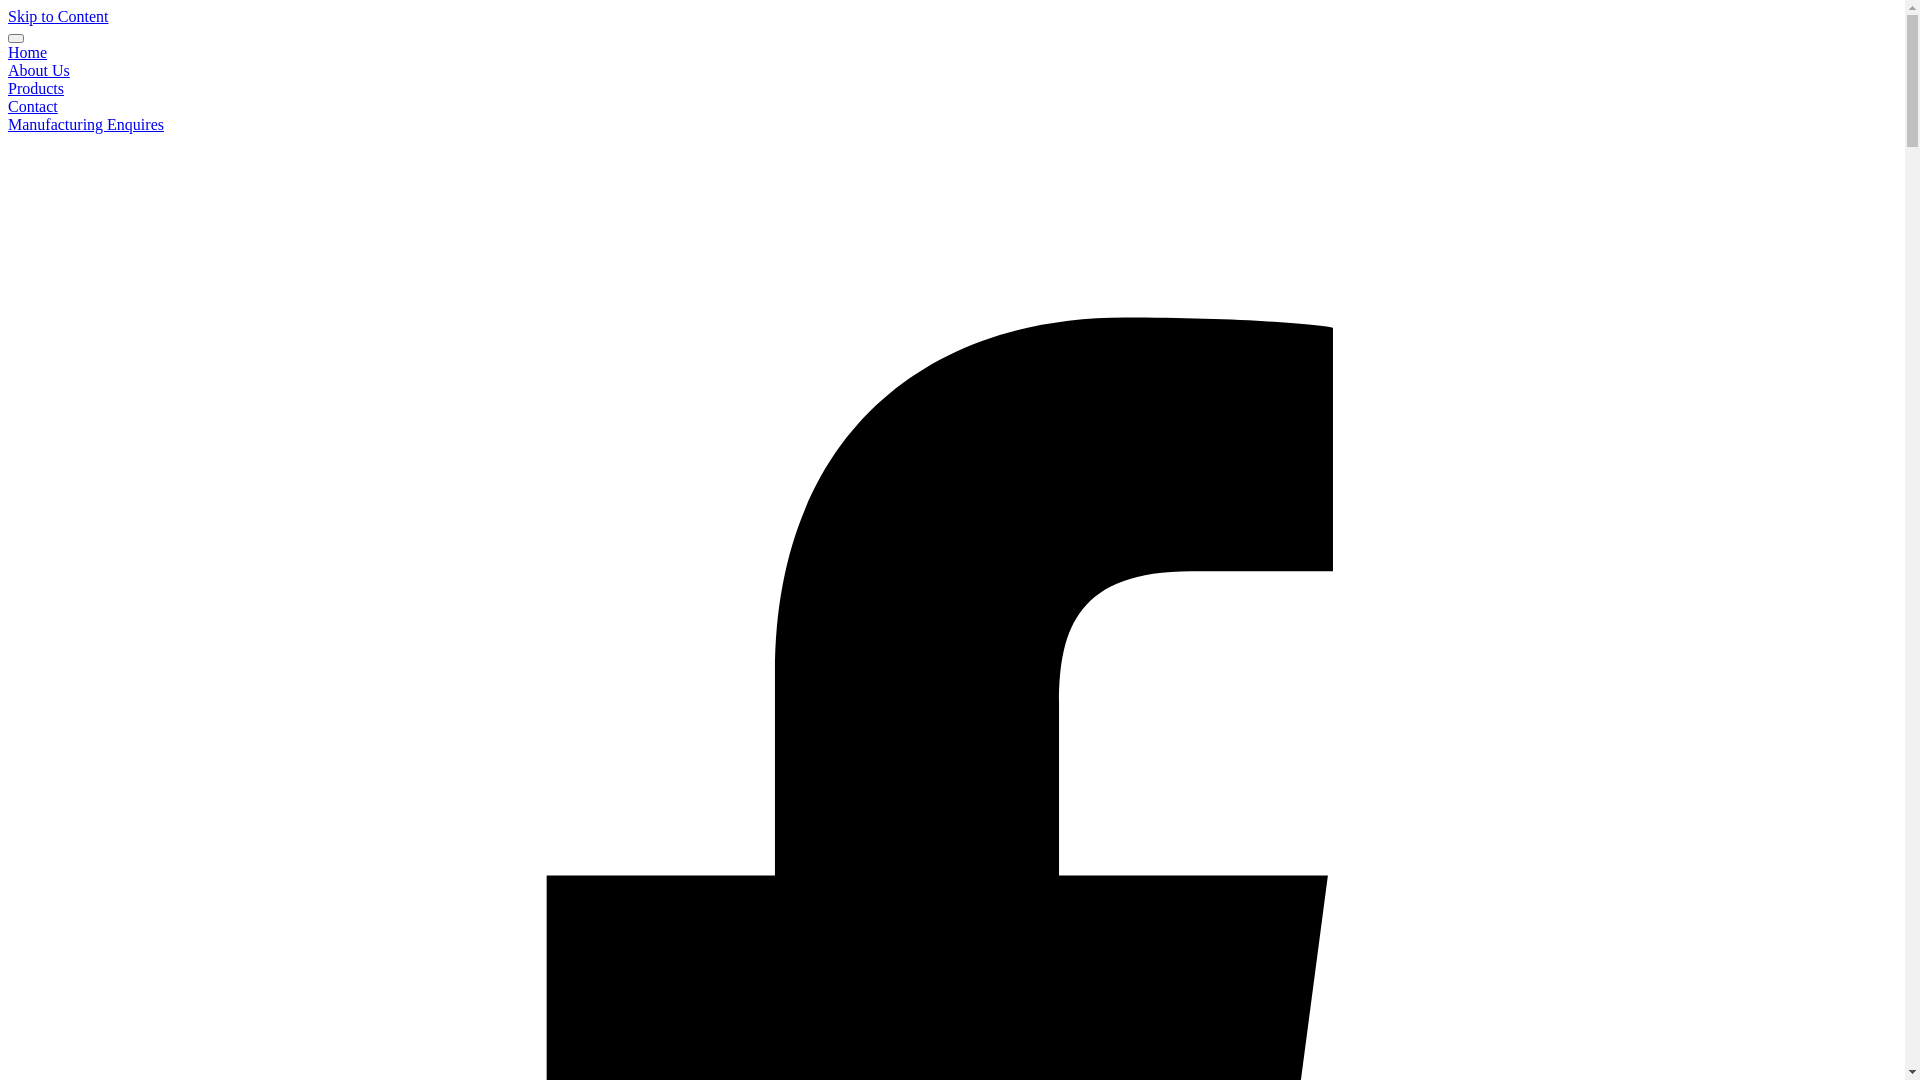 This screenshot has width=1920, height=1080. Describe the element at coordinates (85, 124) in the screenshot. I see `'Manufacturing Enquires'` at that location.